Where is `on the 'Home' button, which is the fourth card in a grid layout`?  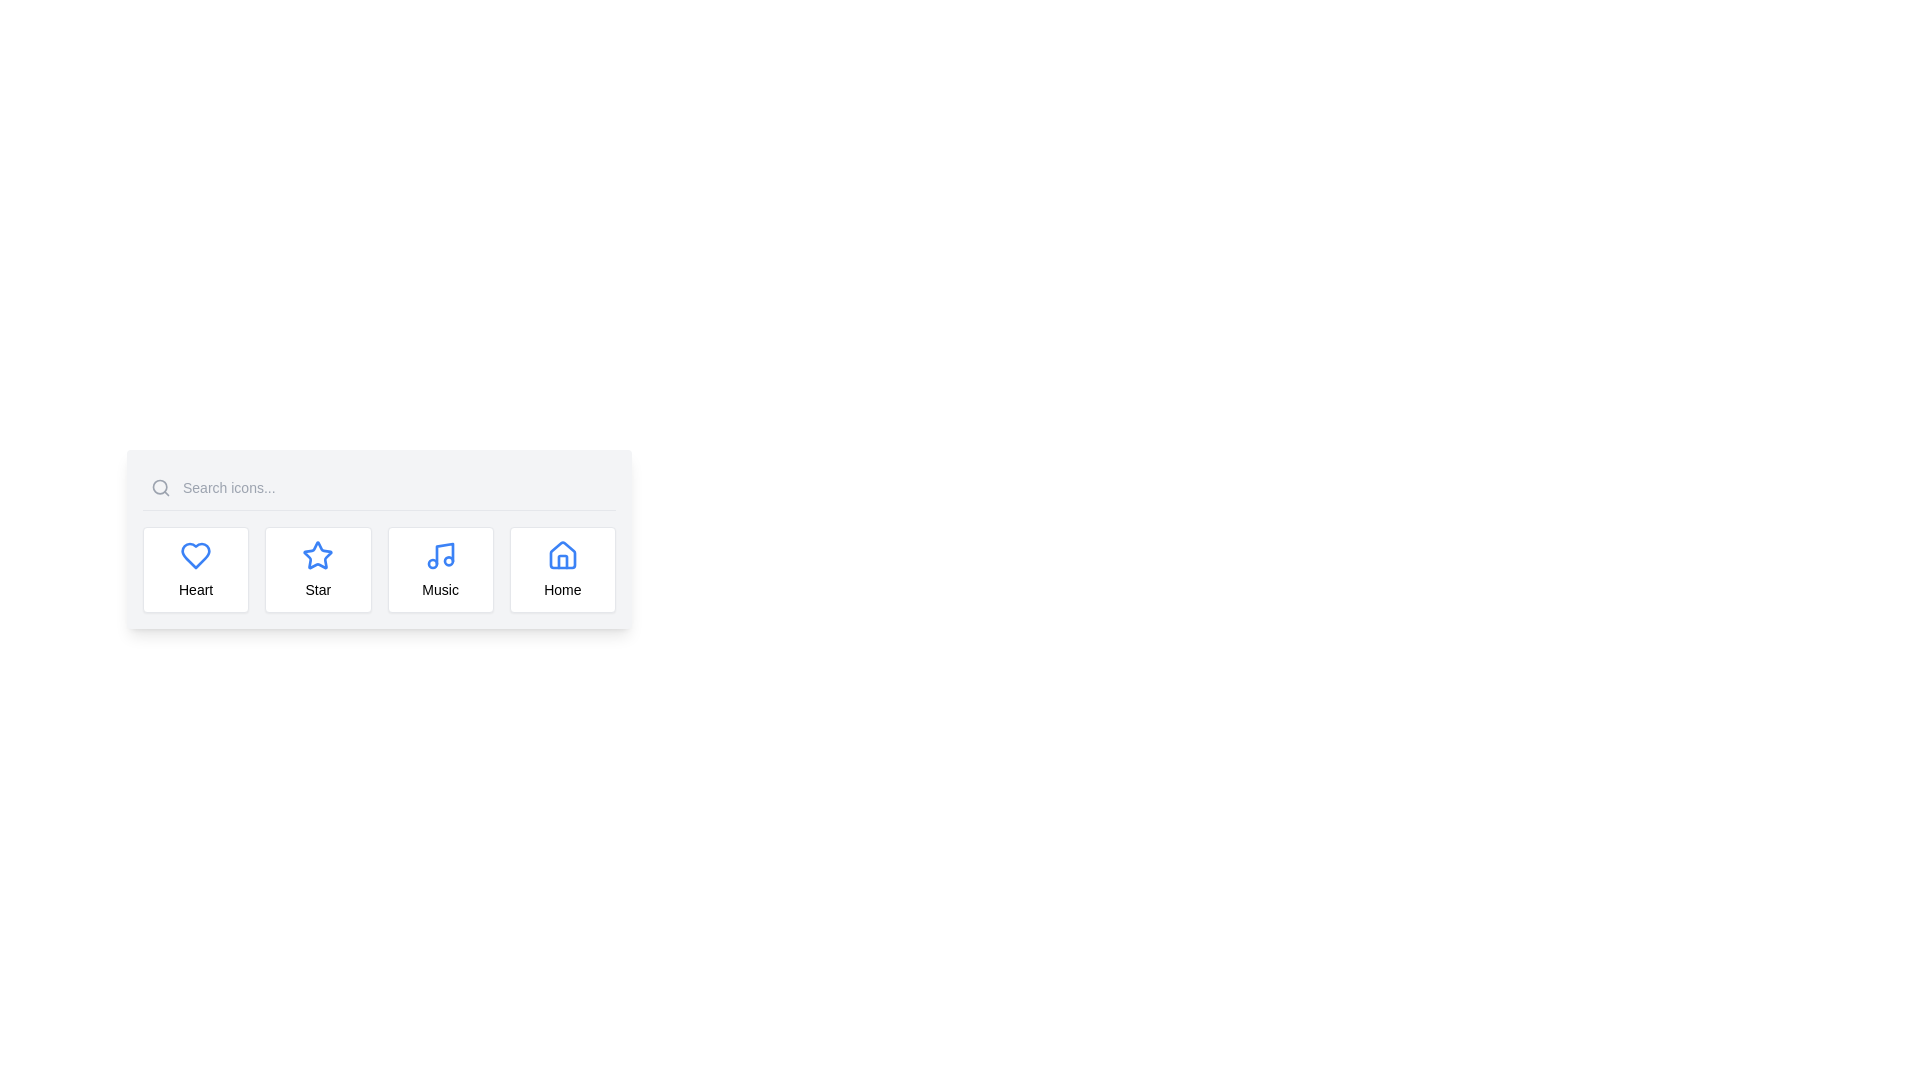
on the 'Home' button, which is the fourth card in a grid layout is located at coordinates (561, 570).